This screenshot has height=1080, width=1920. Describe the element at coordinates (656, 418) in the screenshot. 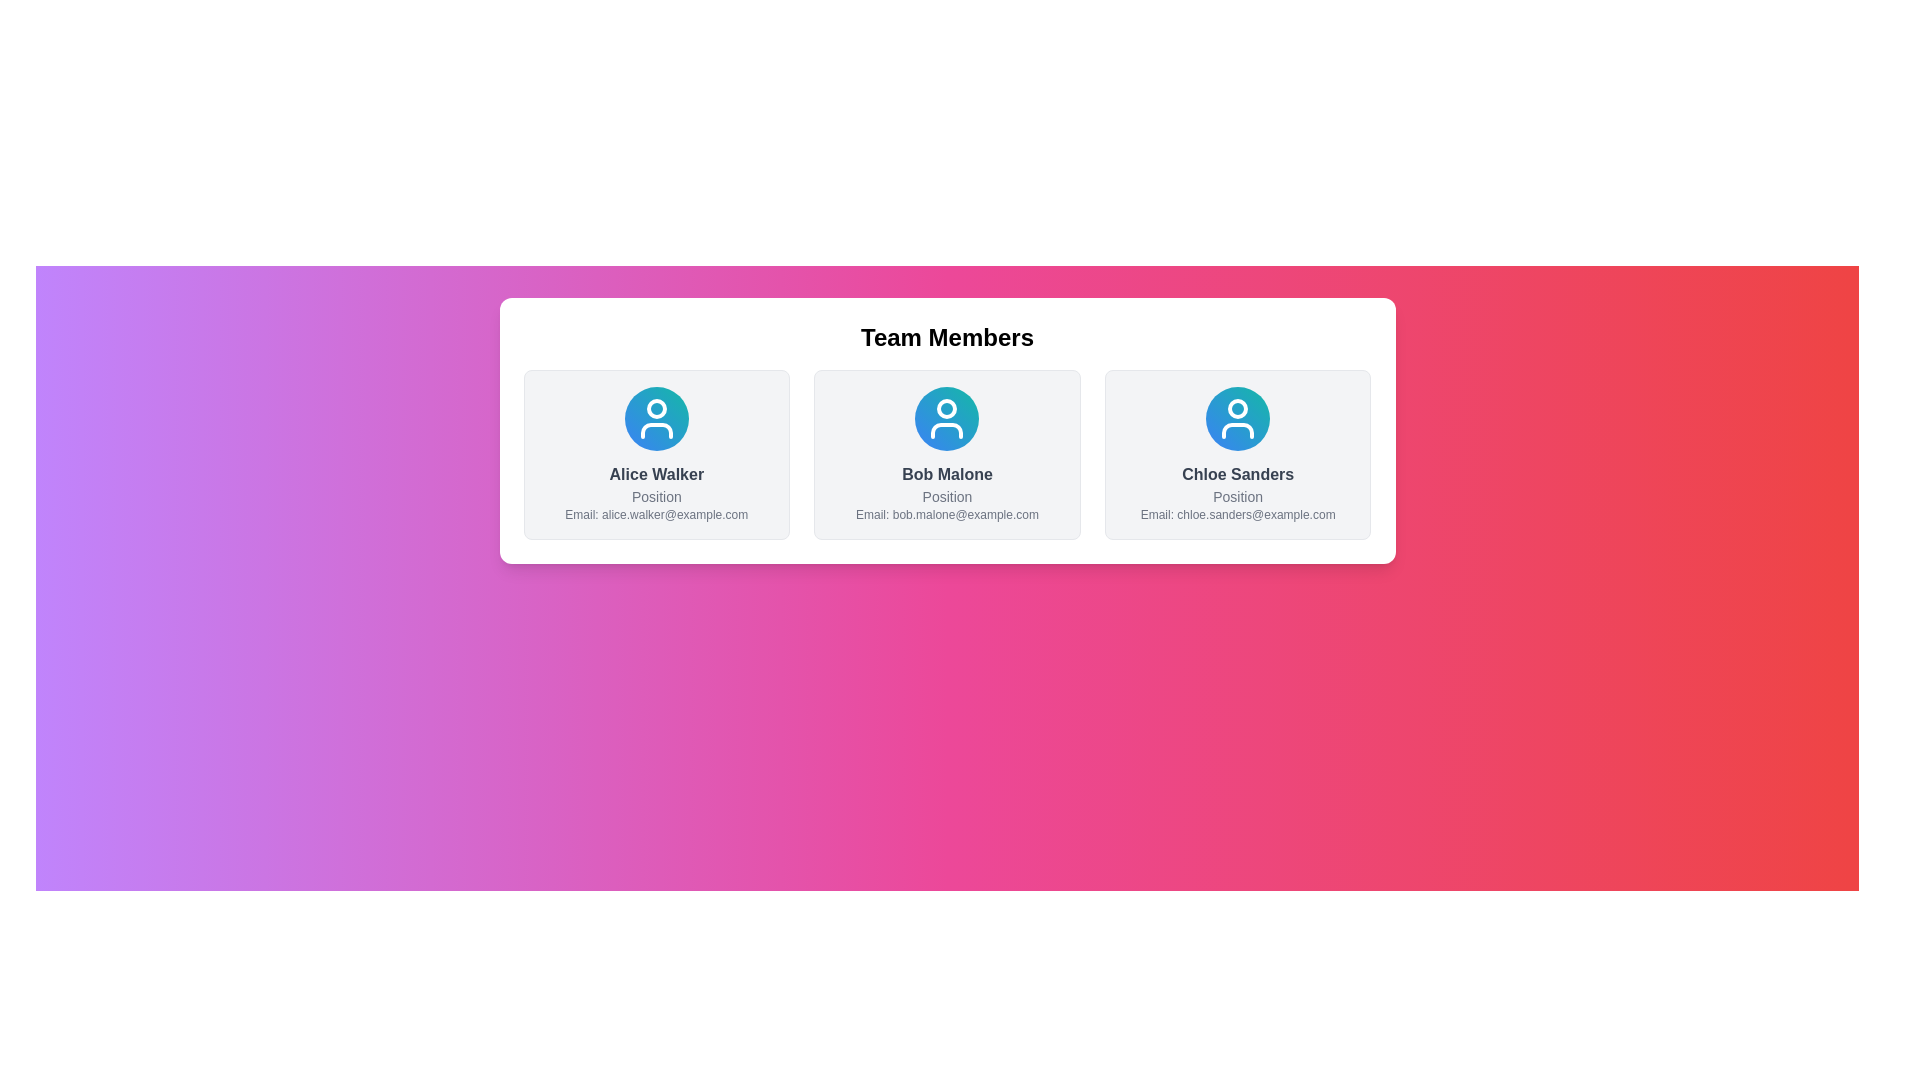

I see `the user icon with a blue-to-teal gradient circular background located at the center-top of the card labeled 'Alice Walker'` at that location.